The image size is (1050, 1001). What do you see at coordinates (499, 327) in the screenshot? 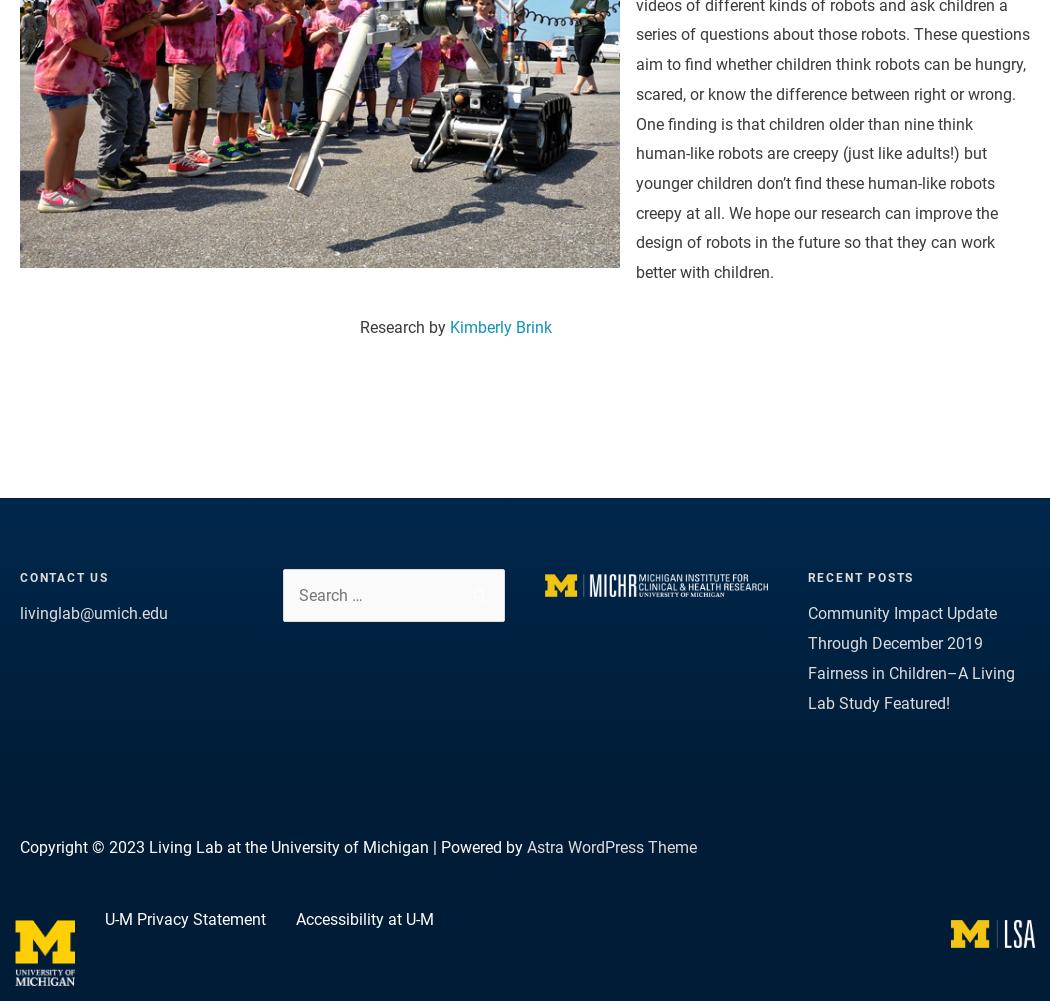
I see `'Kimberly Brink'` at bounding box center [499, 327].